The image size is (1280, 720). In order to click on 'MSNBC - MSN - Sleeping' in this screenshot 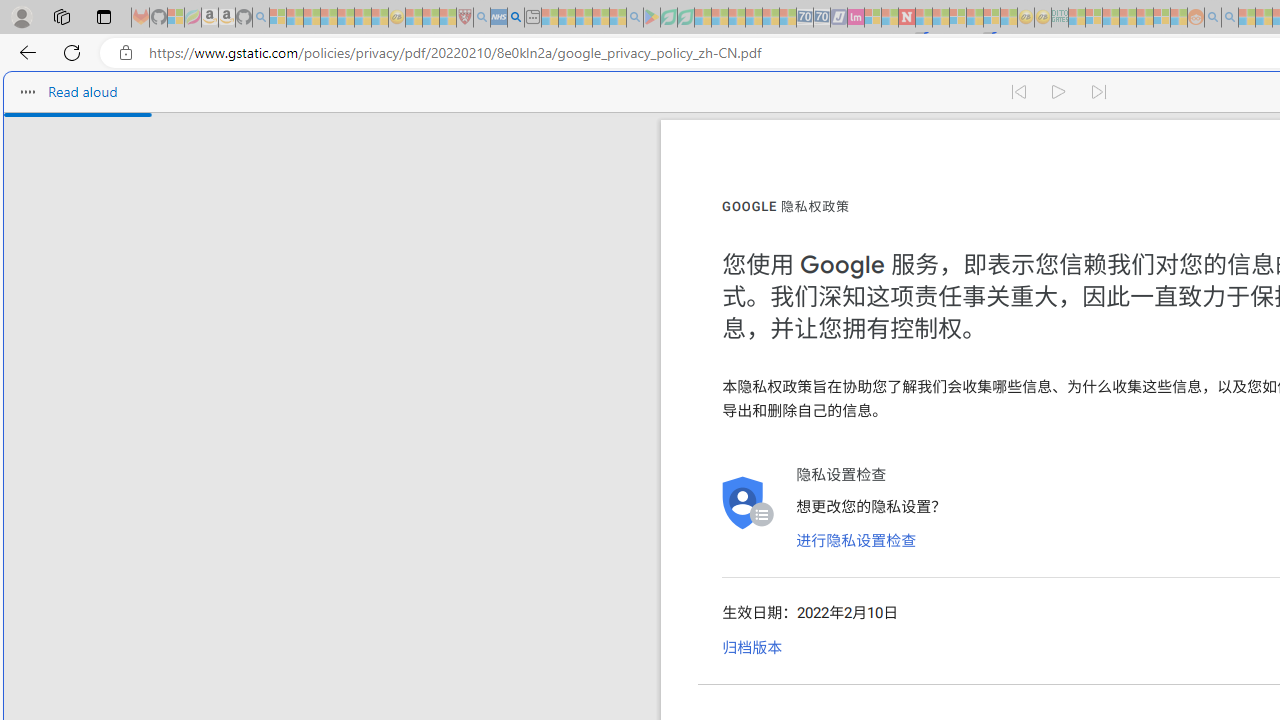, I will do `click(1076, 17)`.